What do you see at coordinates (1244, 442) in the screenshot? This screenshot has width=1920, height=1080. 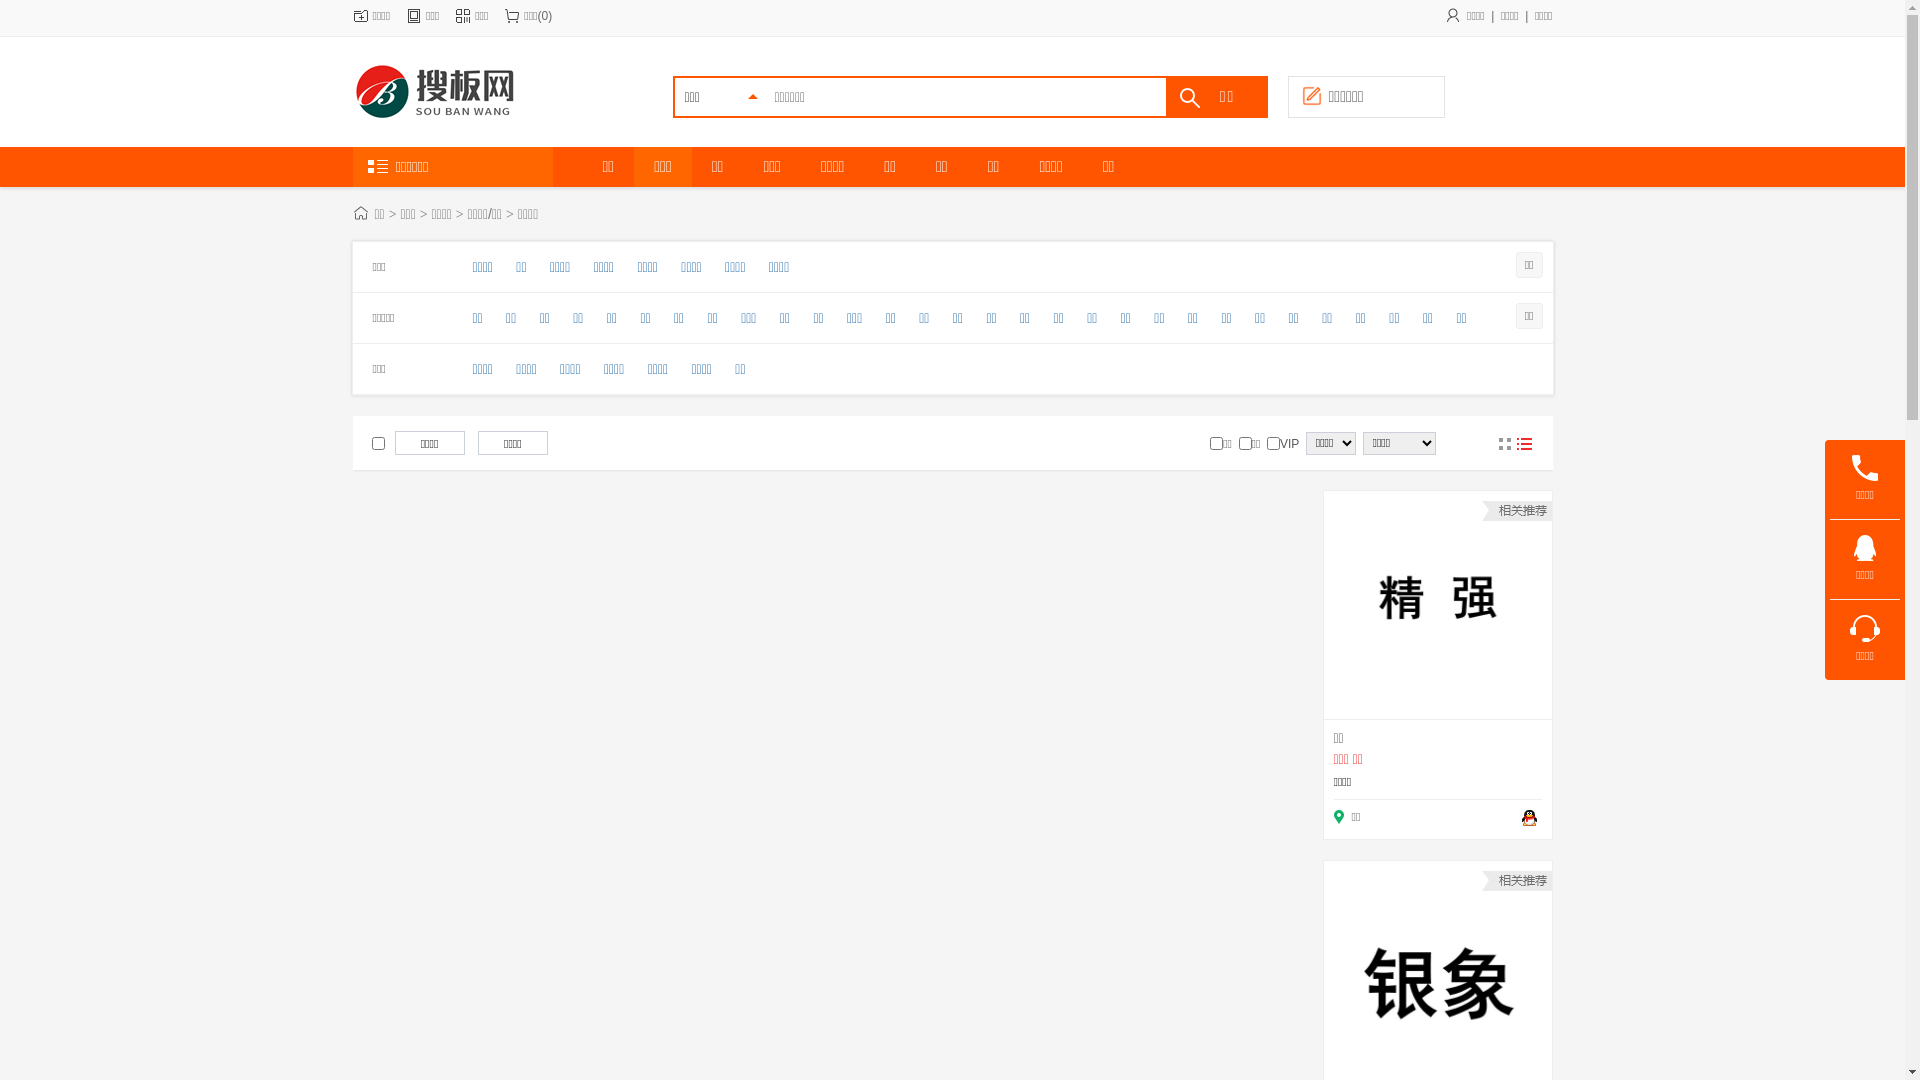 I see `'on'` at bounding box center [1244, 442].